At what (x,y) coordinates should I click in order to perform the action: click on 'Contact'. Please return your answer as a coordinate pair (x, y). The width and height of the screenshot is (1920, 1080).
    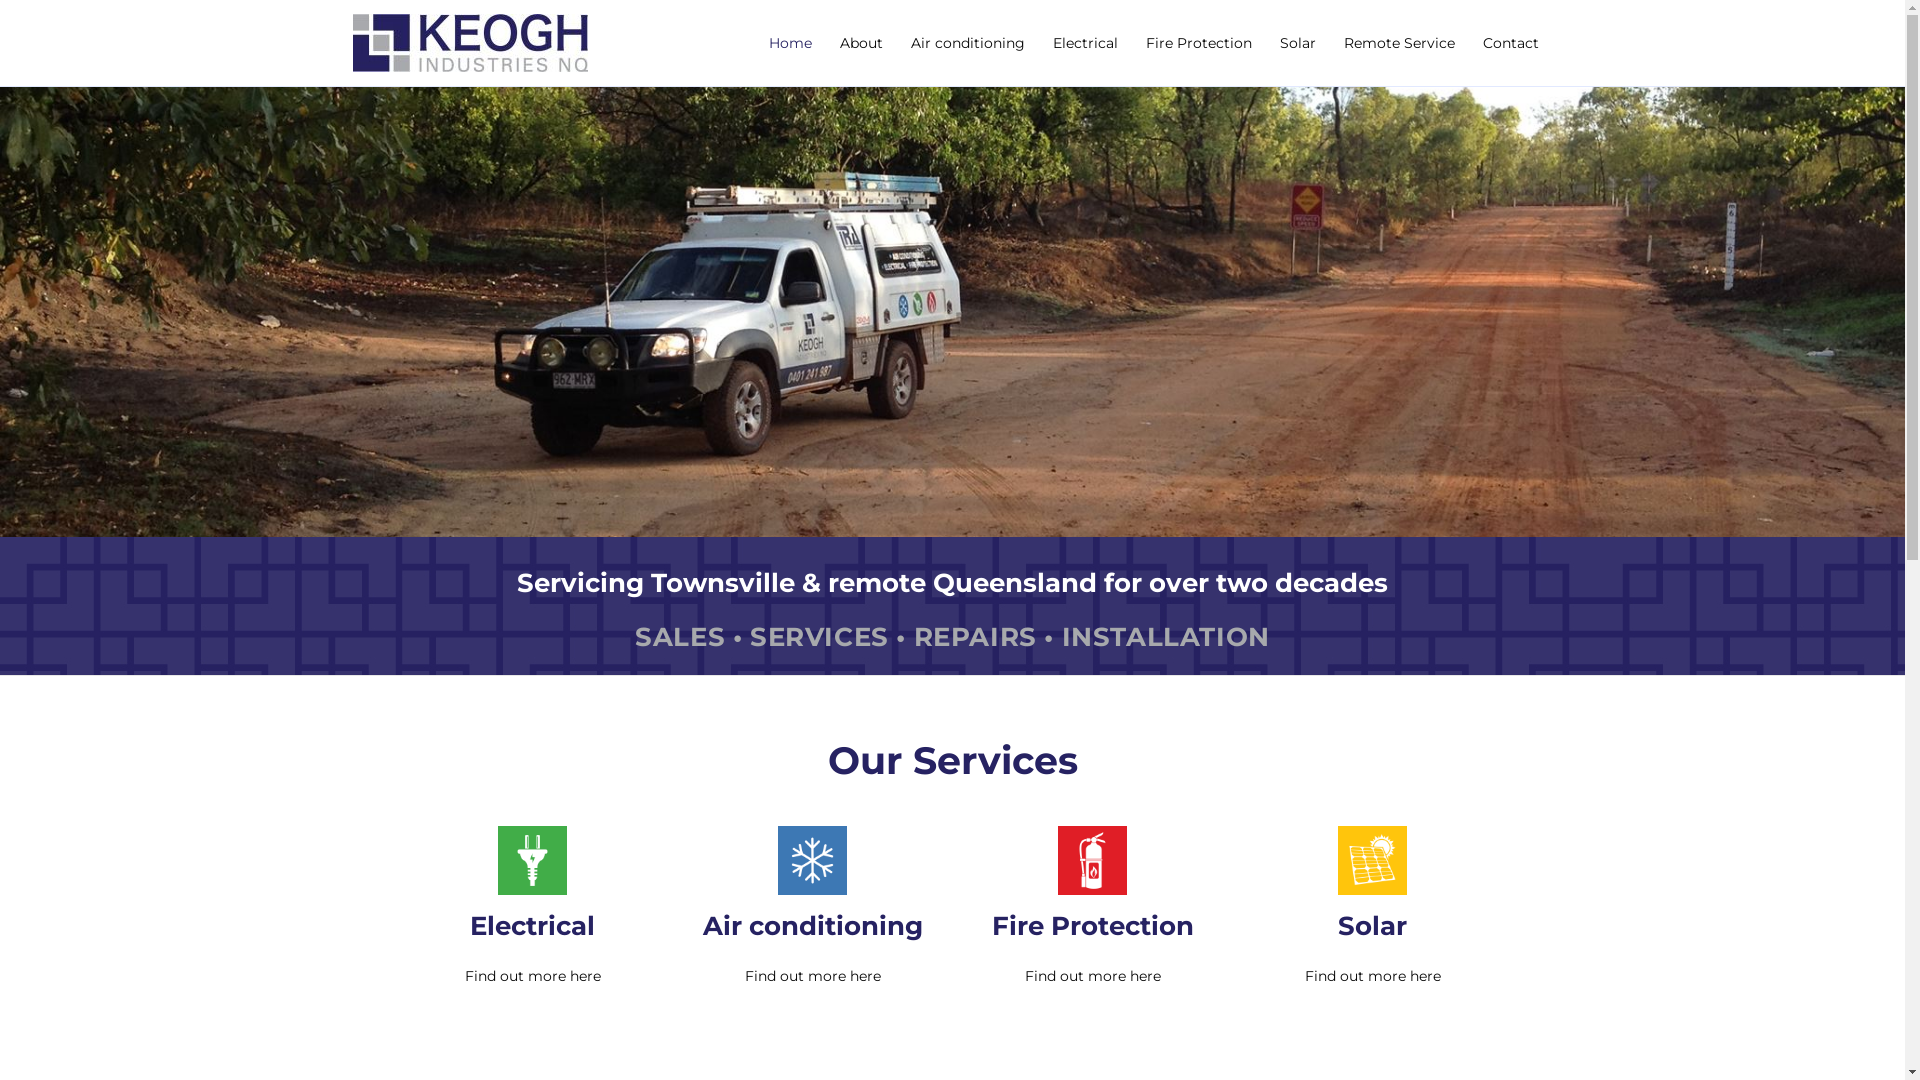
    Looking at the image, I should click on (1510, 42).